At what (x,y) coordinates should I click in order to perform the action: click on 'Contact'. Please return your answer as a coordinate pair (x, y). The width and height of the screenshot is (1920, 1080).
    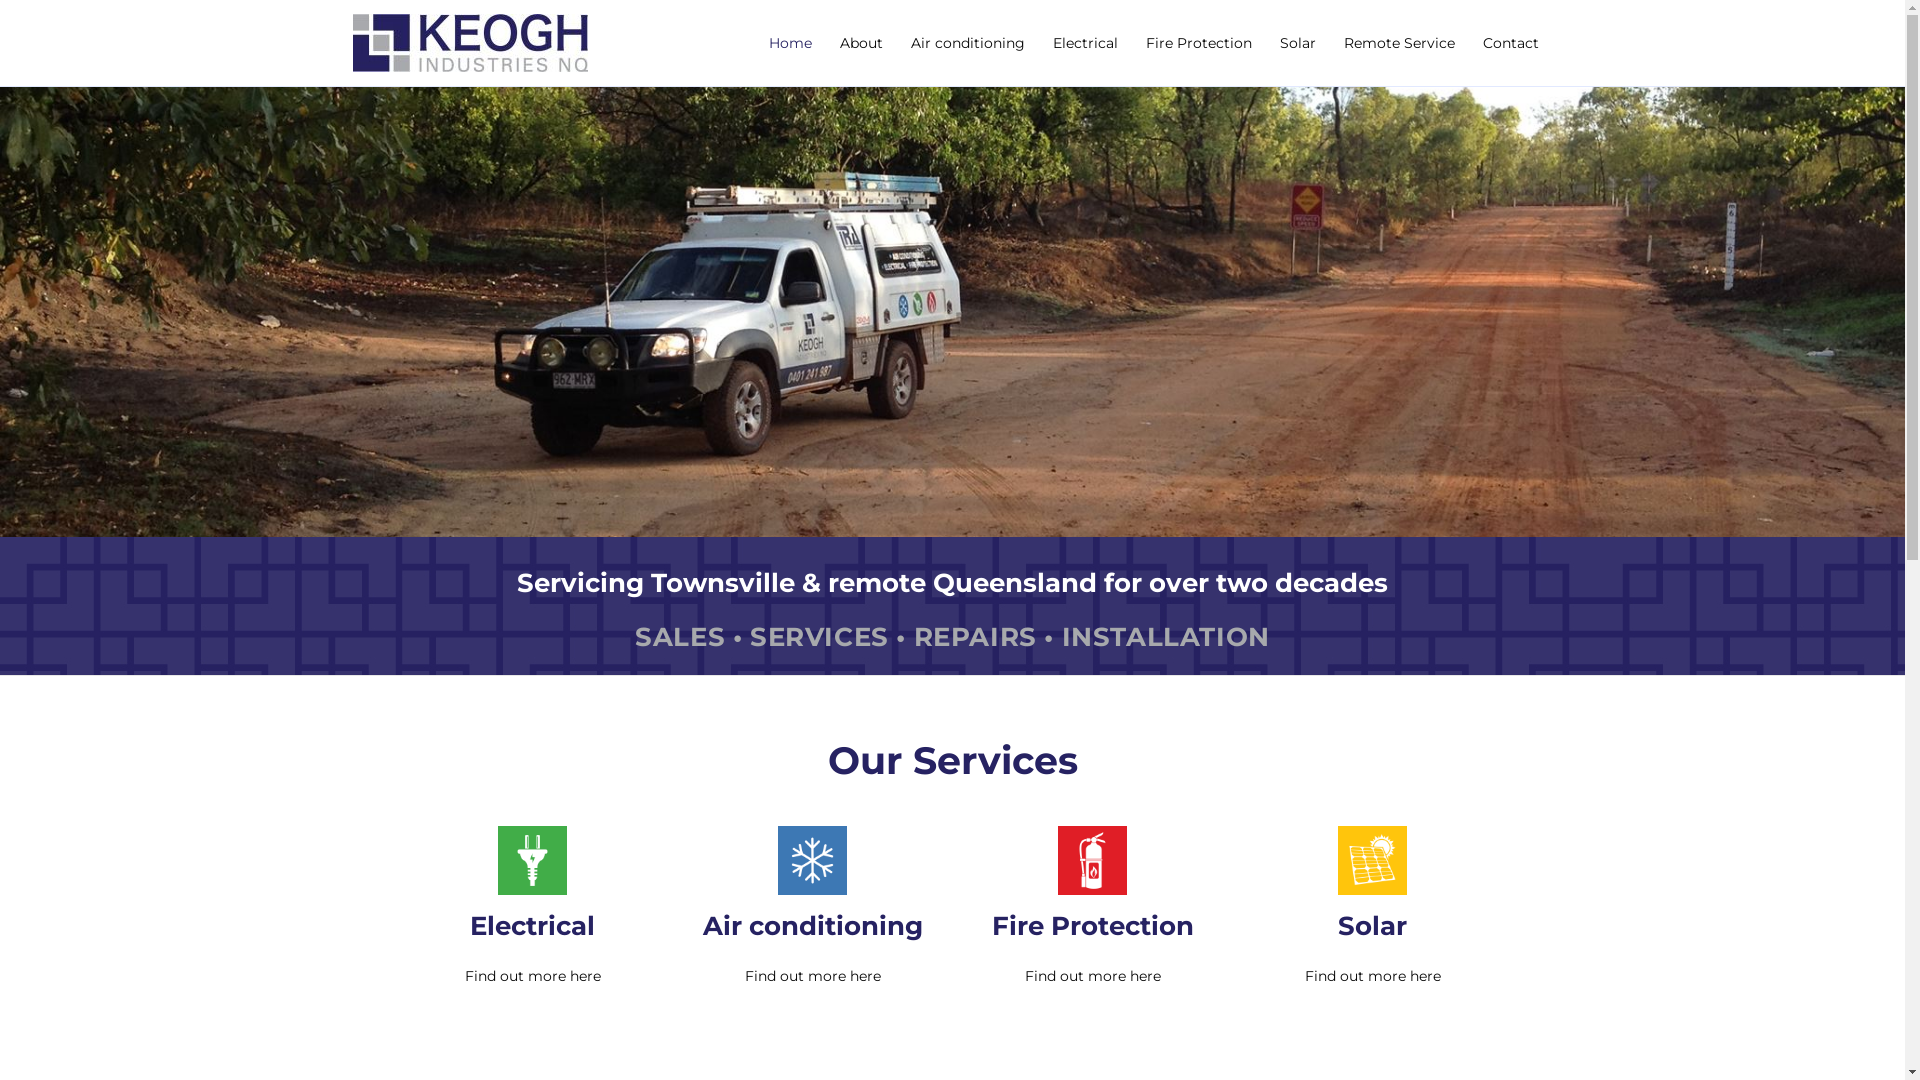
    Looking at the image, I should click on (1510, 42).